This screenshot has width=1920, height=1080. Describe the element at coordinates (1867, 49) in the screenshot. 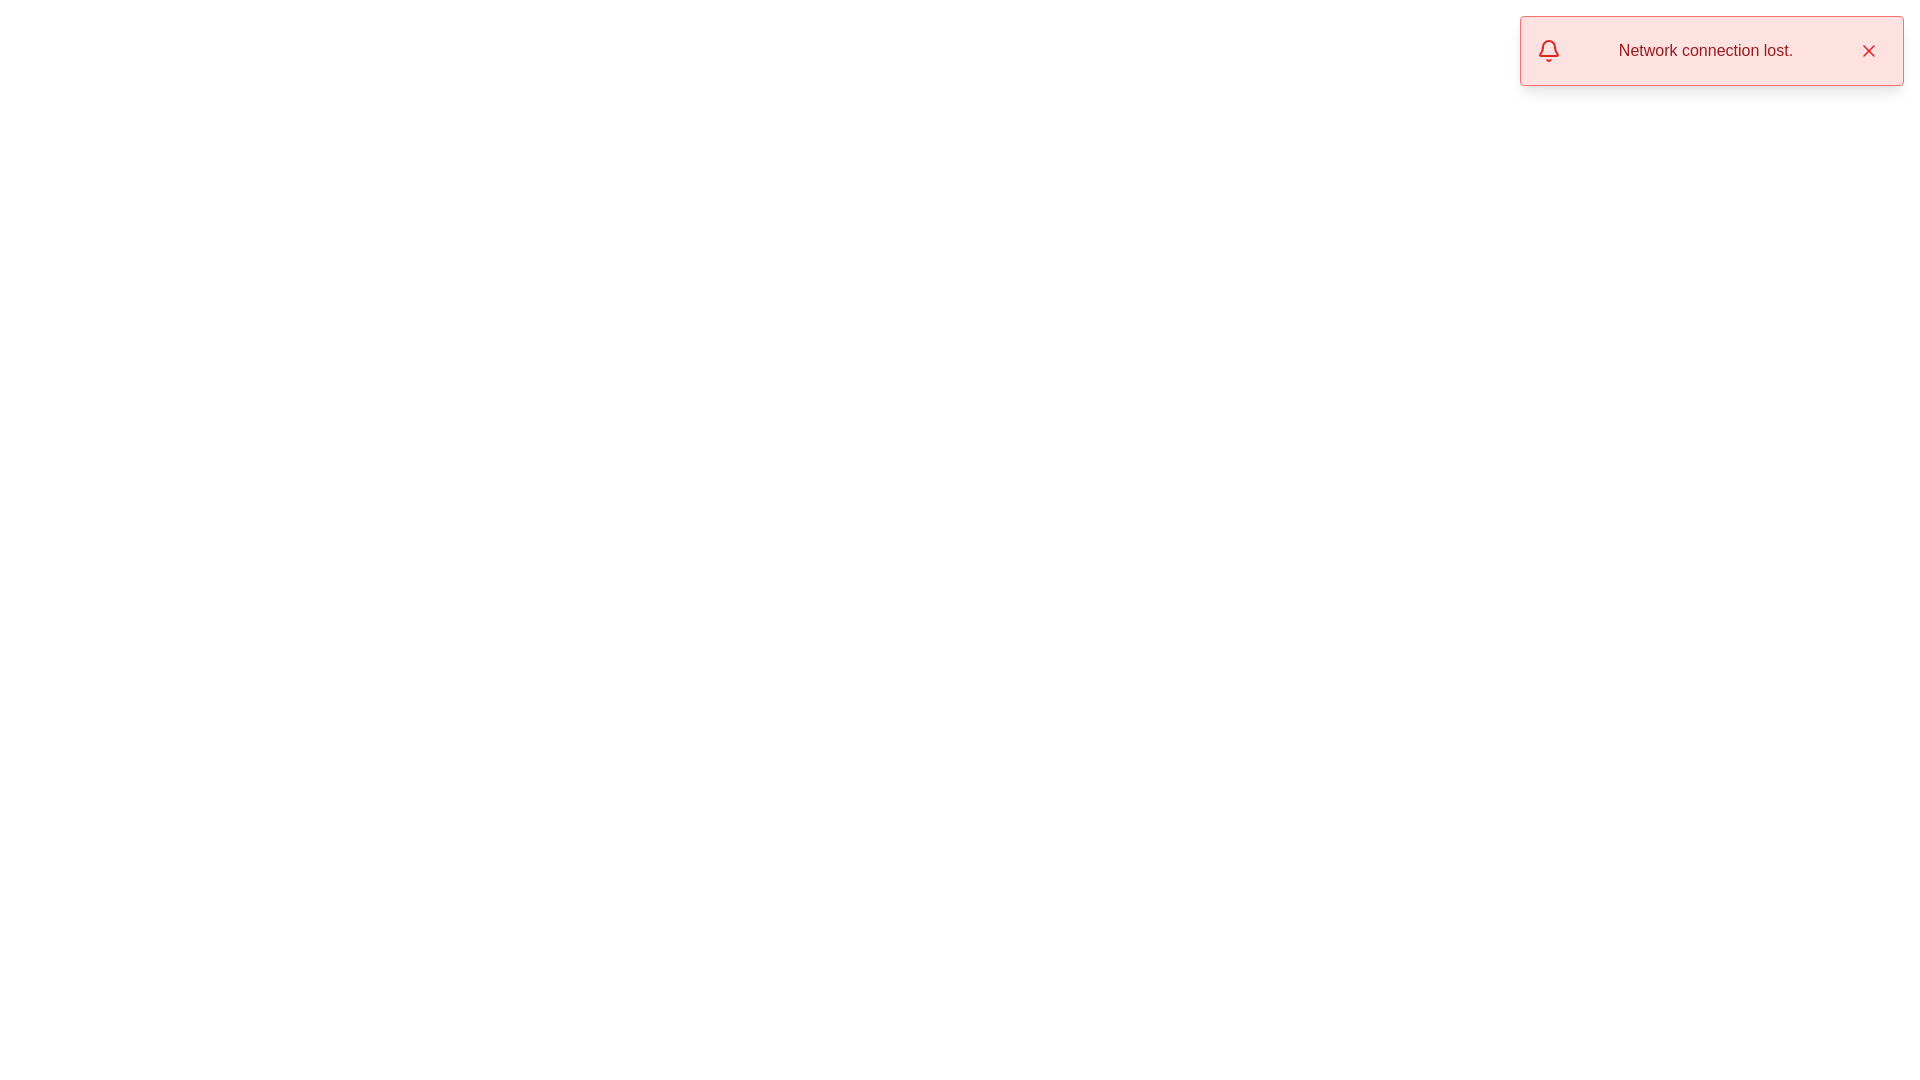

I see `the Close button represented as an 'X' icon in the top-right corner of the alert box` at that location.